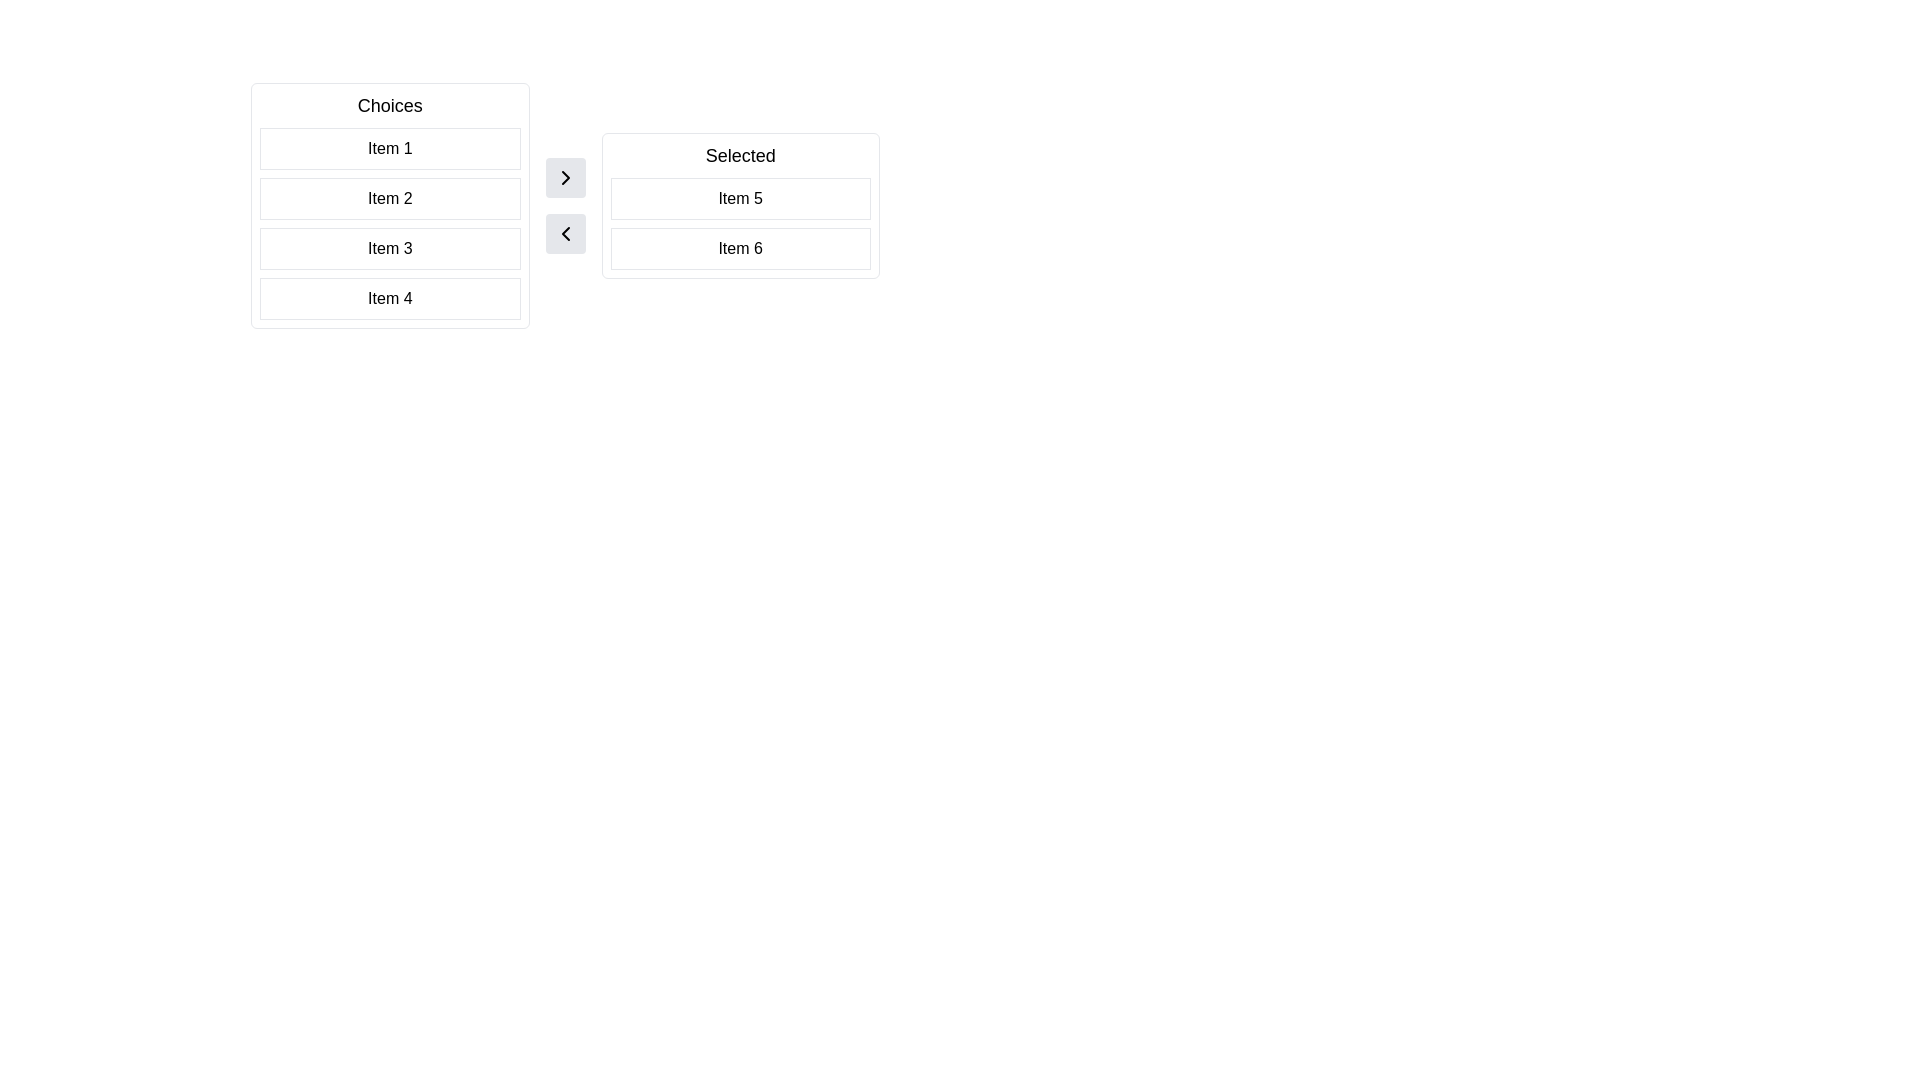  I want to click on the second selectable item in the 'Choices' list, so click(390, 199).